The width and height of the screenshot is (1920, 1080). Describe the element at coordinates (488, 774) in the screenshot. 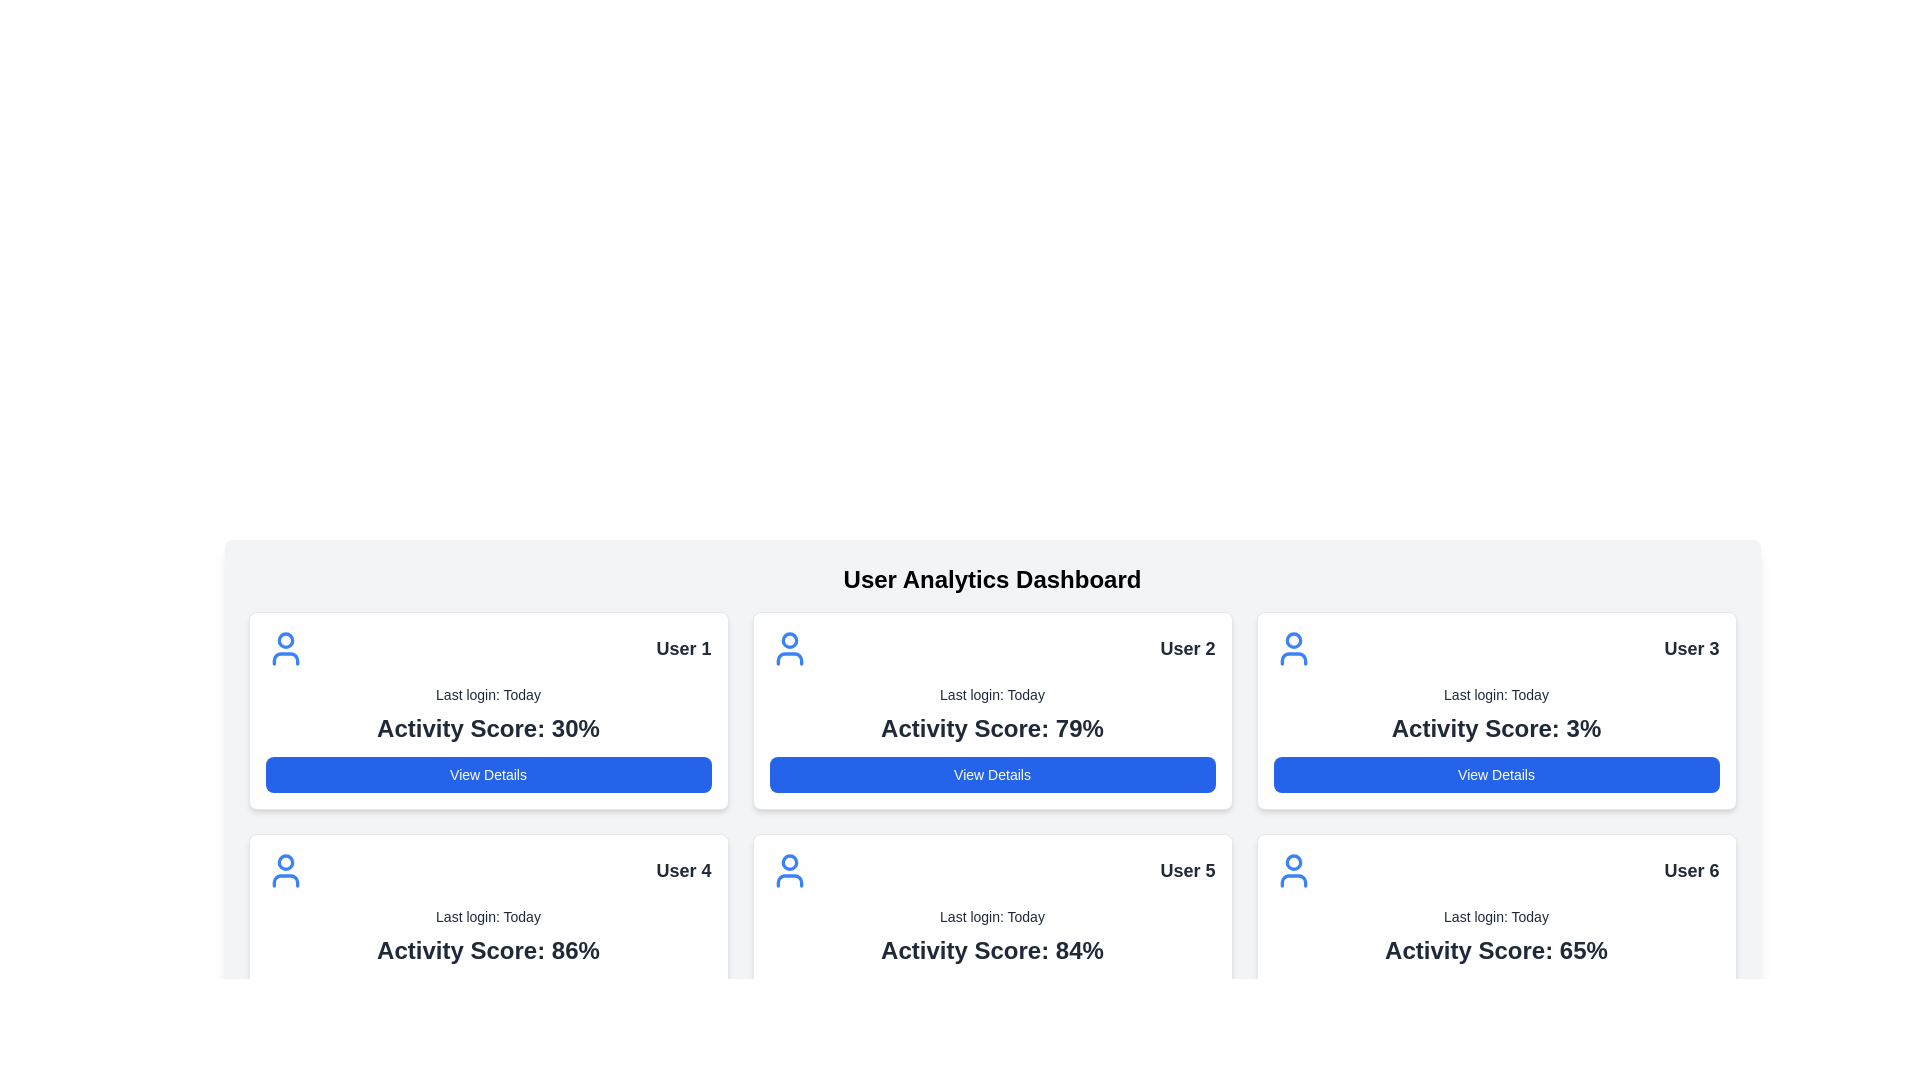

I see `the 'View Details' button located at the bottom of the card for 'User 1', which features a blue background and white text` at that location.